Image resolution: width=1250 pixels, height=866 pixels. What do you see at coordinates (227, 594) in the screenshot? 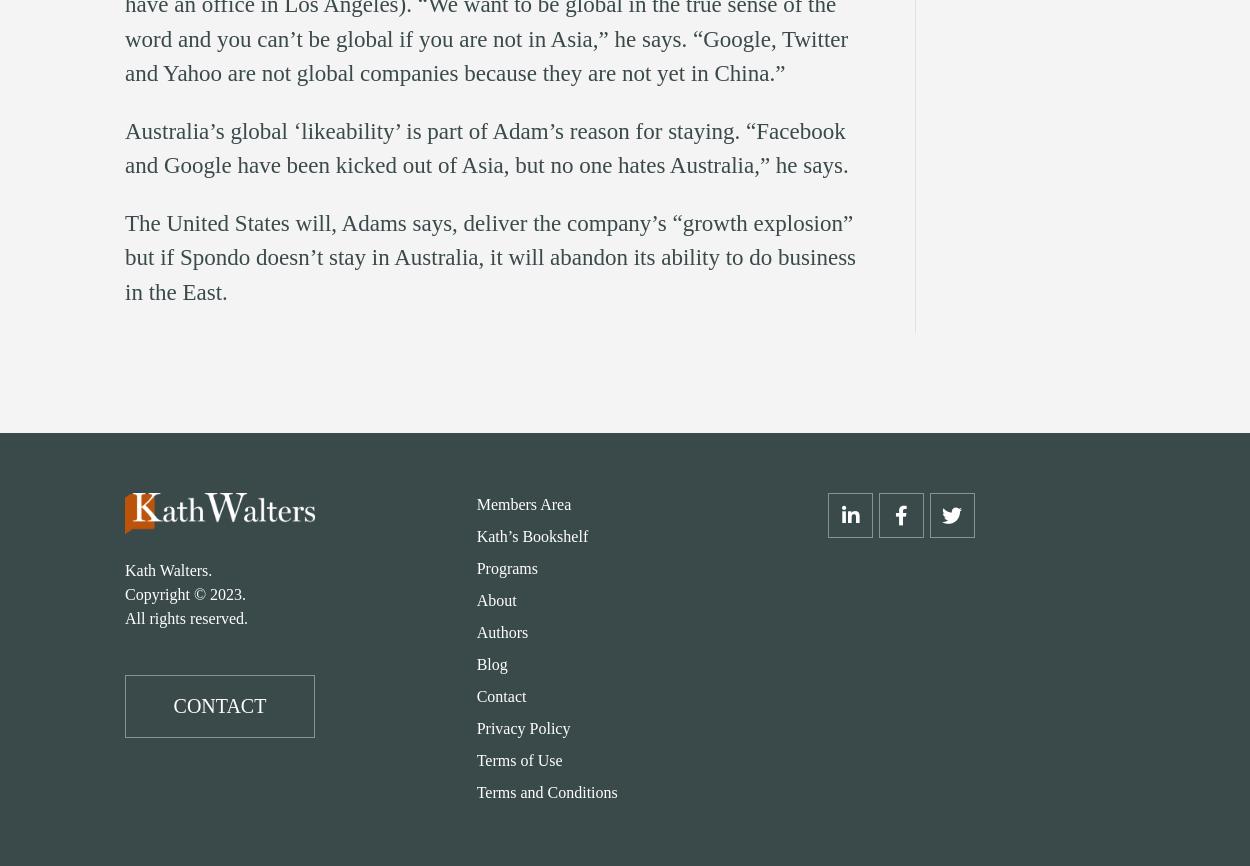
I see `'2023.'` at bounding box center [227, 594].